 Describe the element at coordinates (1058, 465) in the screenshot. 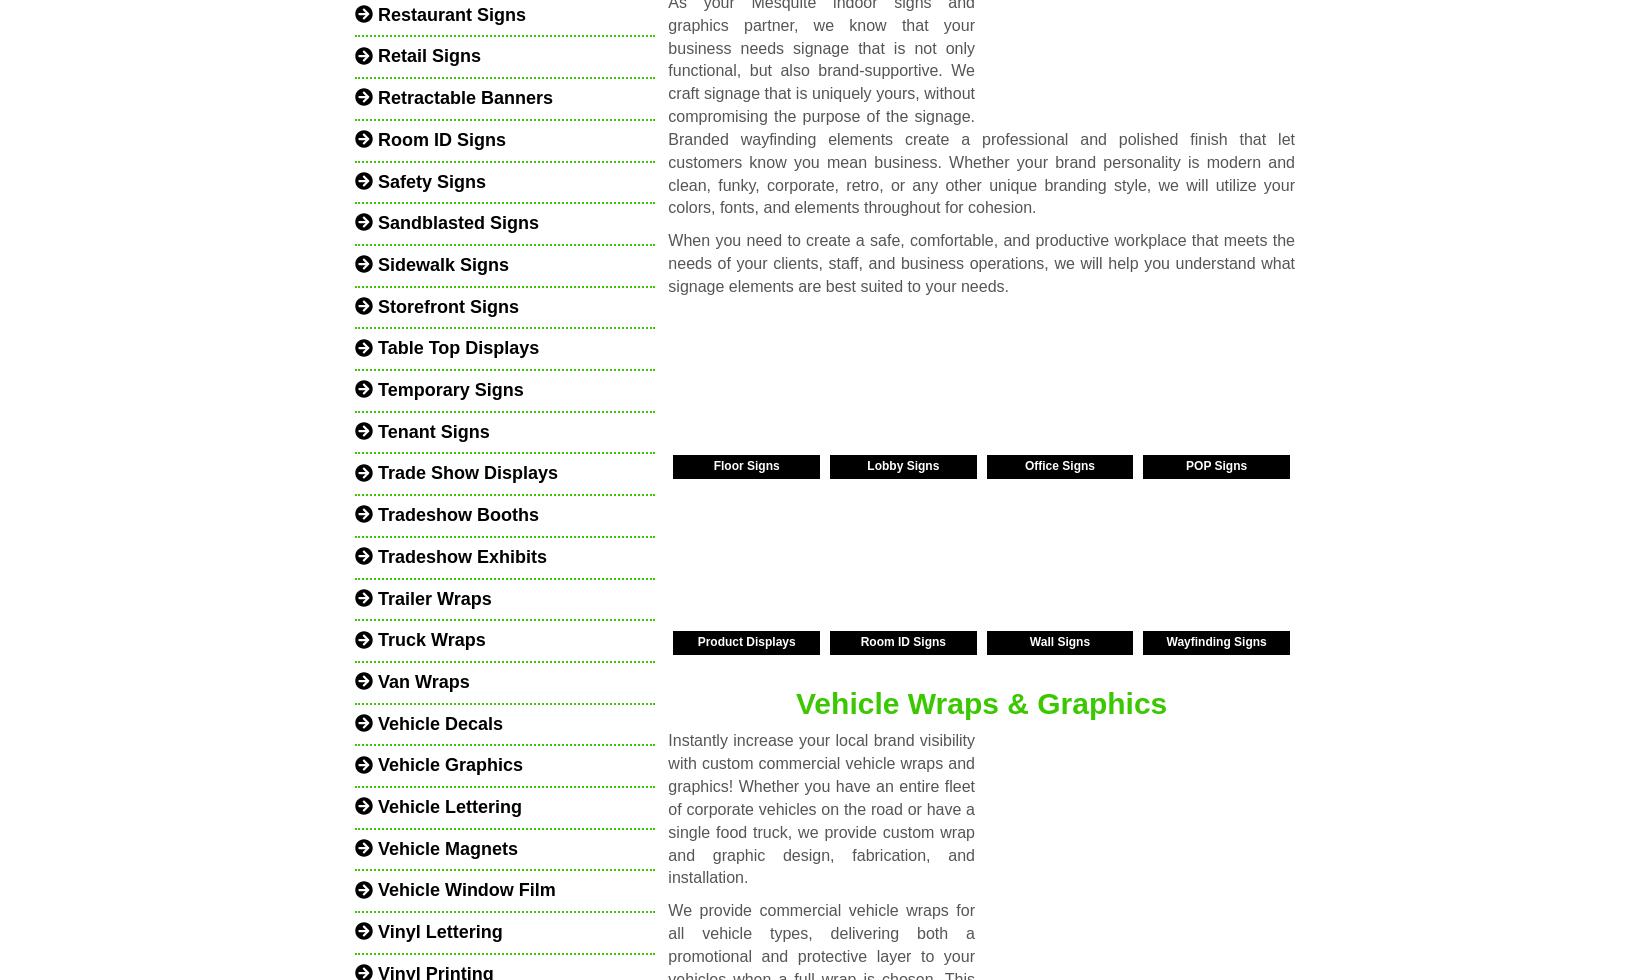

I see `'Office Signs'` at that location.